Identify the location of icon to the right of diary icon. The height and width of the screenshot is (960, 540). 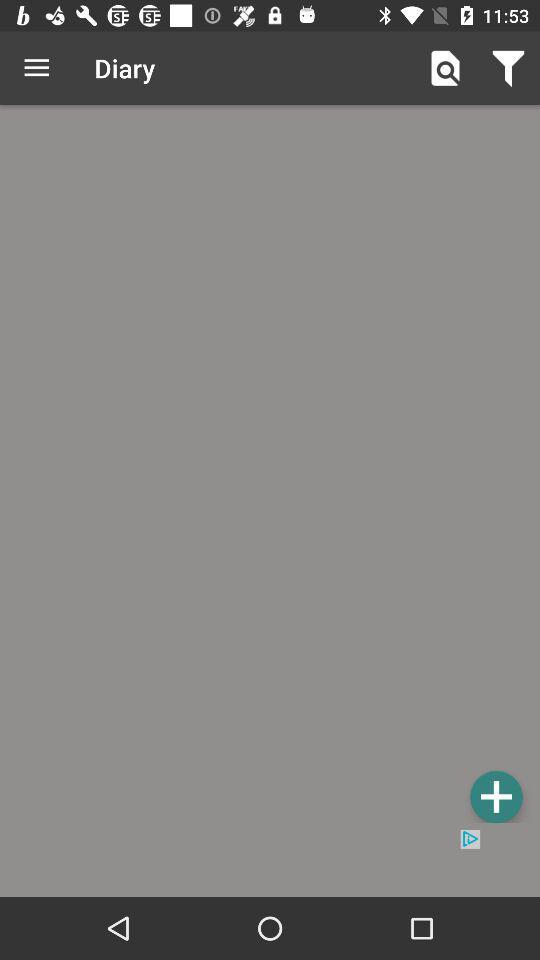
(445, 68).